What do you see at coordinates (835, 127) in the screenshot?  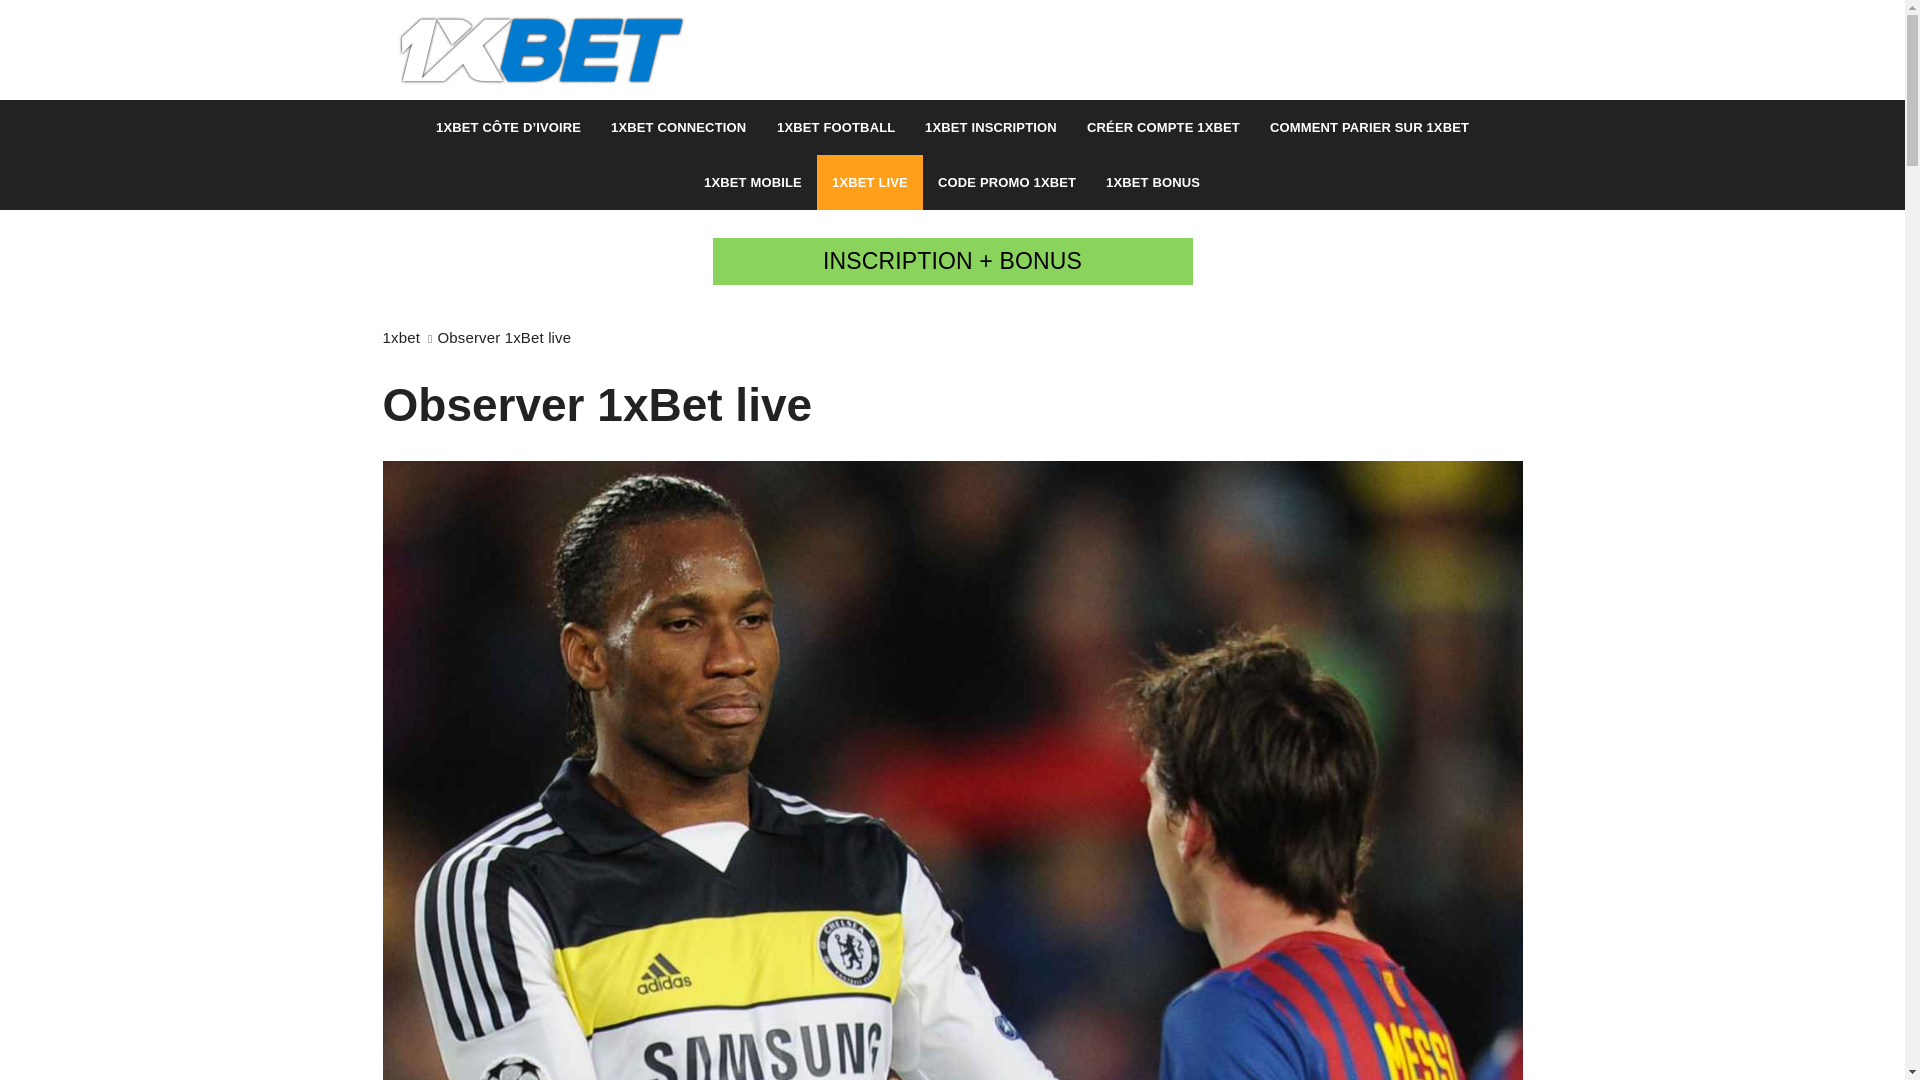 I see `'1XBET FOOTBALL'` at bounding box center [835, 127].